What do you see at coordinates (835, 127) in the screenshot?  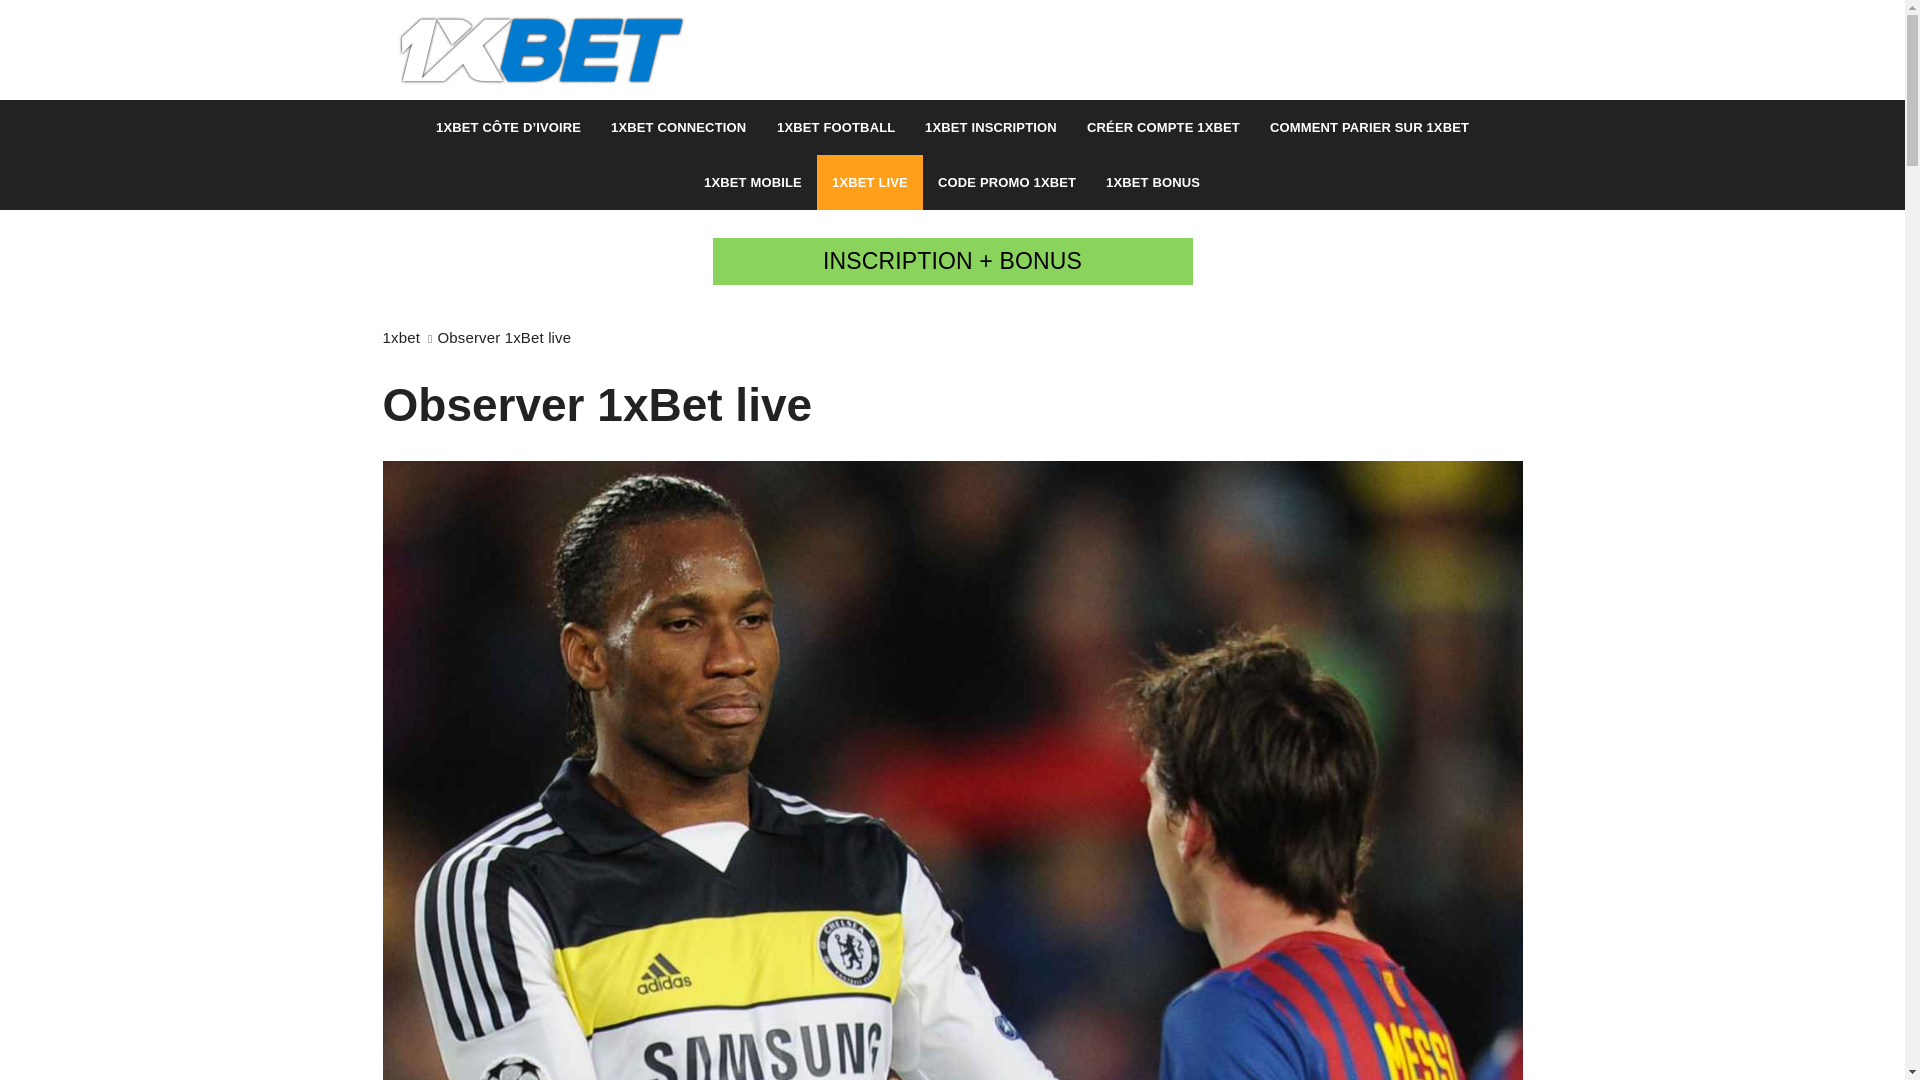 I see `'1XBET FOOTBALL'` at bounding box center [835, 127].